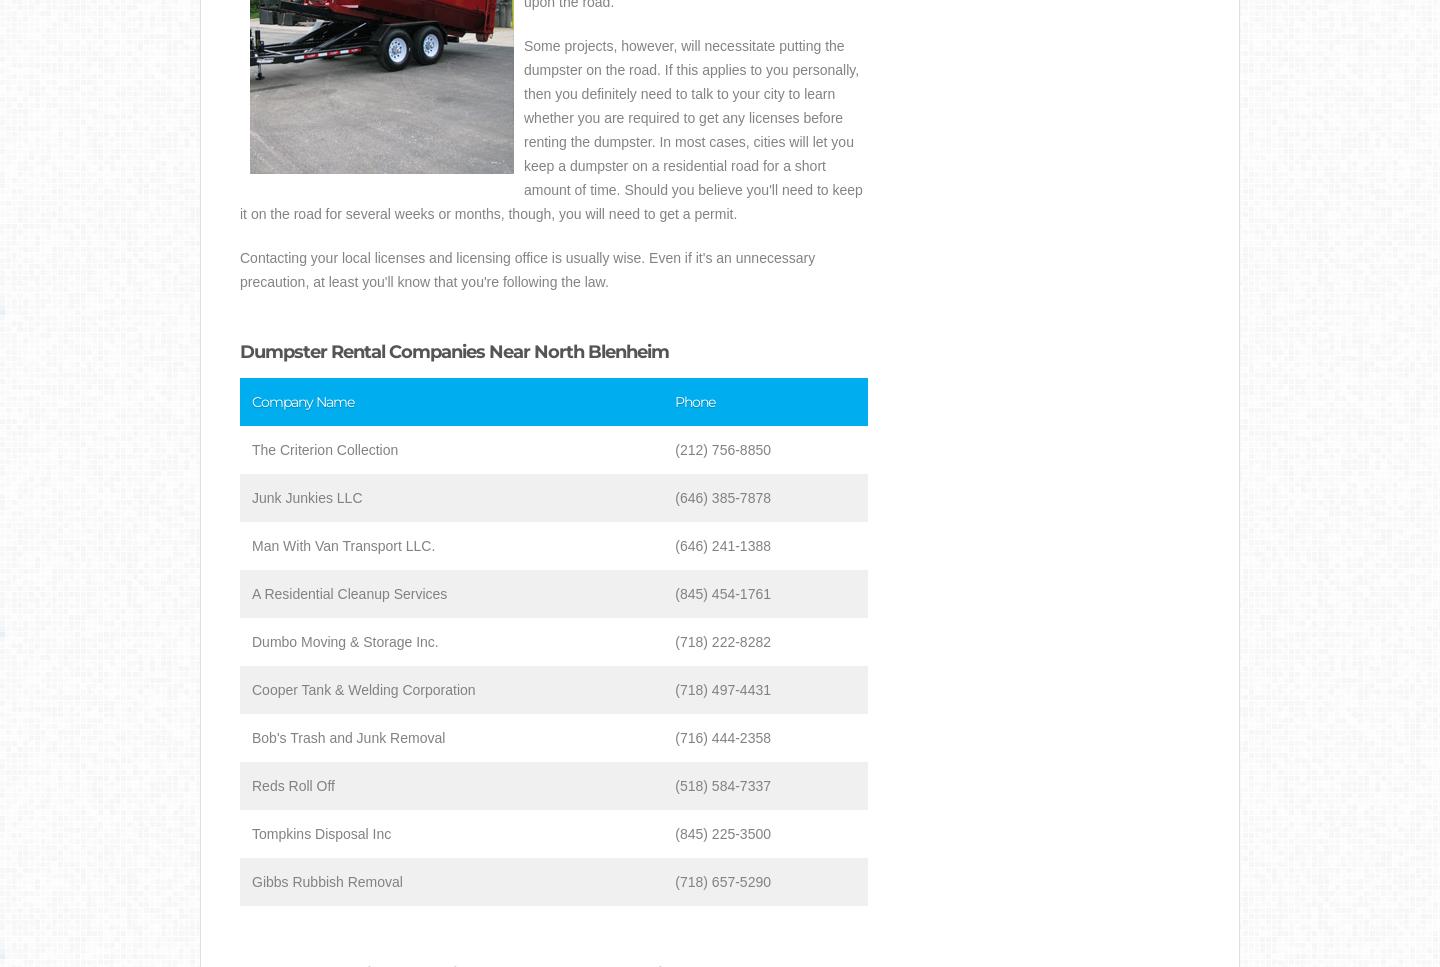 The height and width of the screenshot is (967, 1440). Describe the element at coordinates (722, 497) in the screenshot. I see `'(646) 385-7878'` at that location.